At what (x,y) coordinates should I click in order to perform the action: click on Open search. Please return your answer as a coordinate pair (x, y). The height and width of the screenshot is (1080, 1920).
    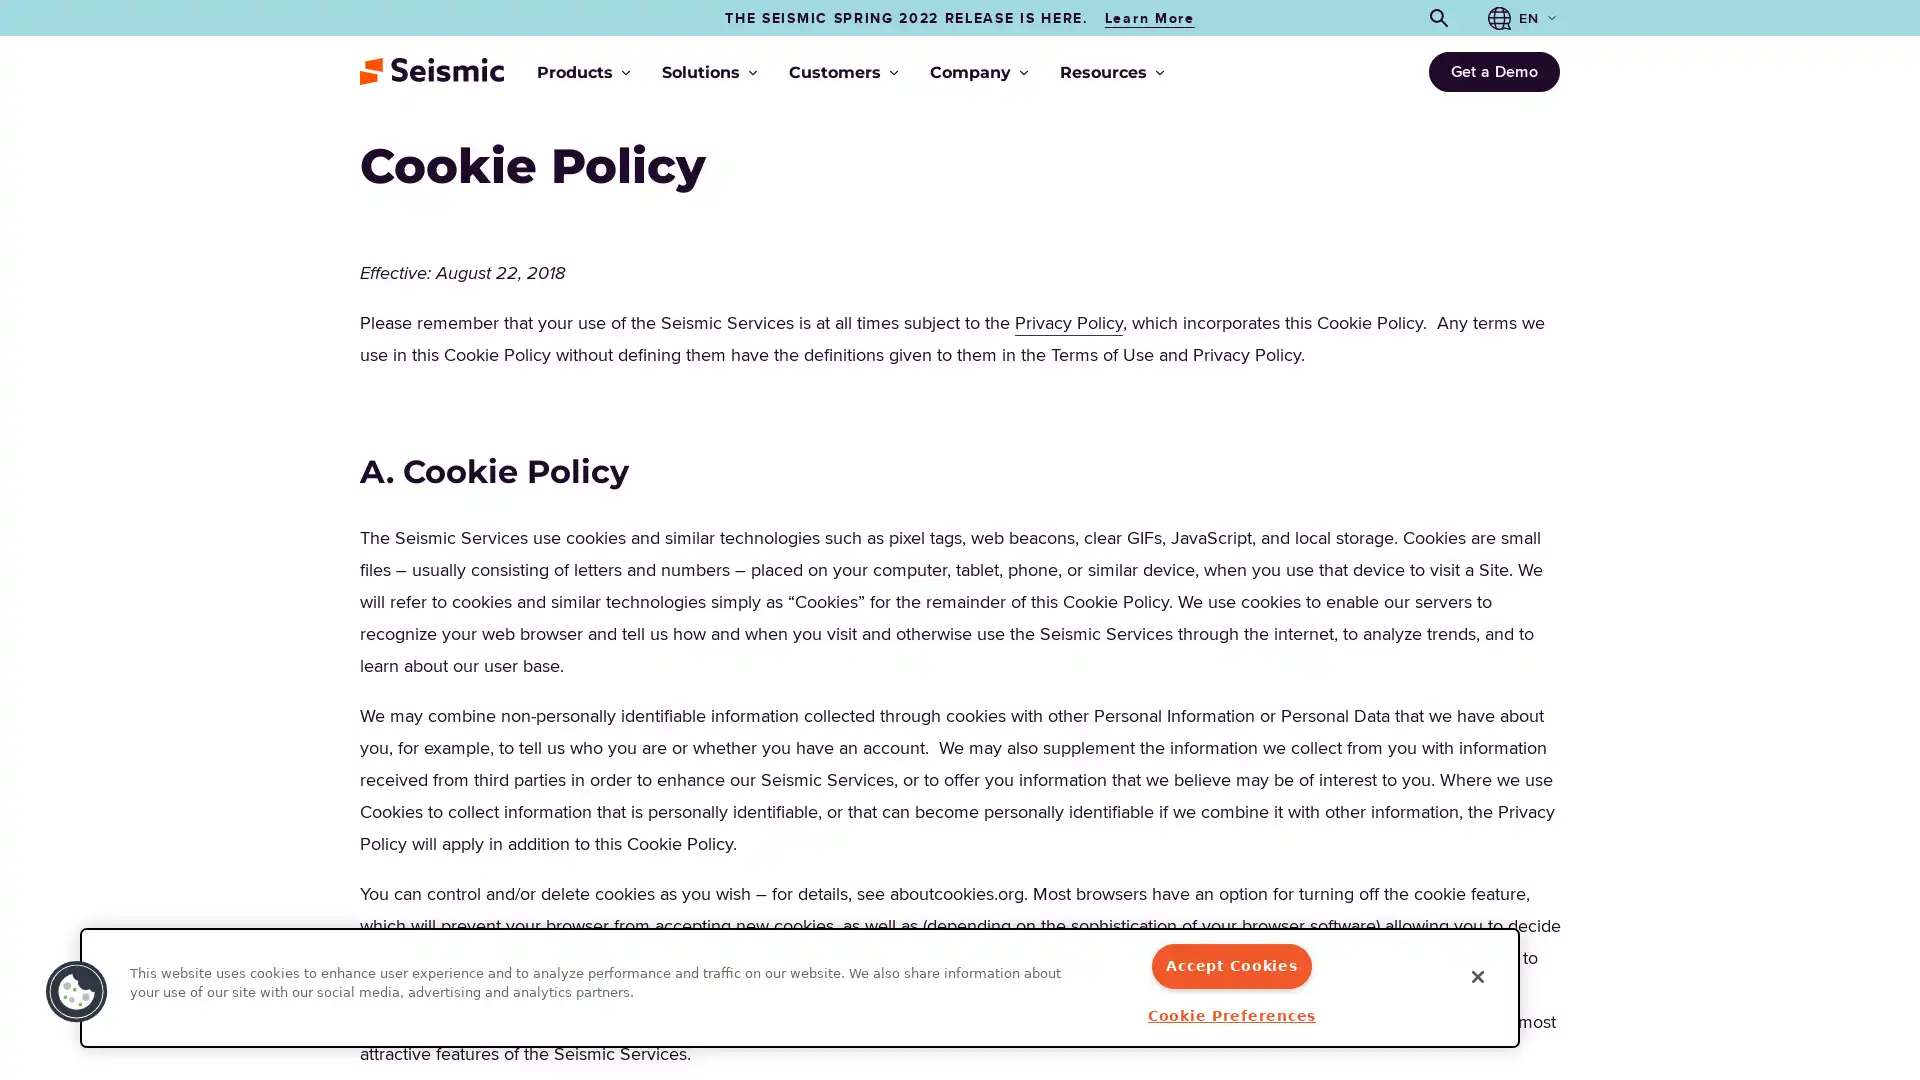
    Looking at the image, I should click on (1437, 18).